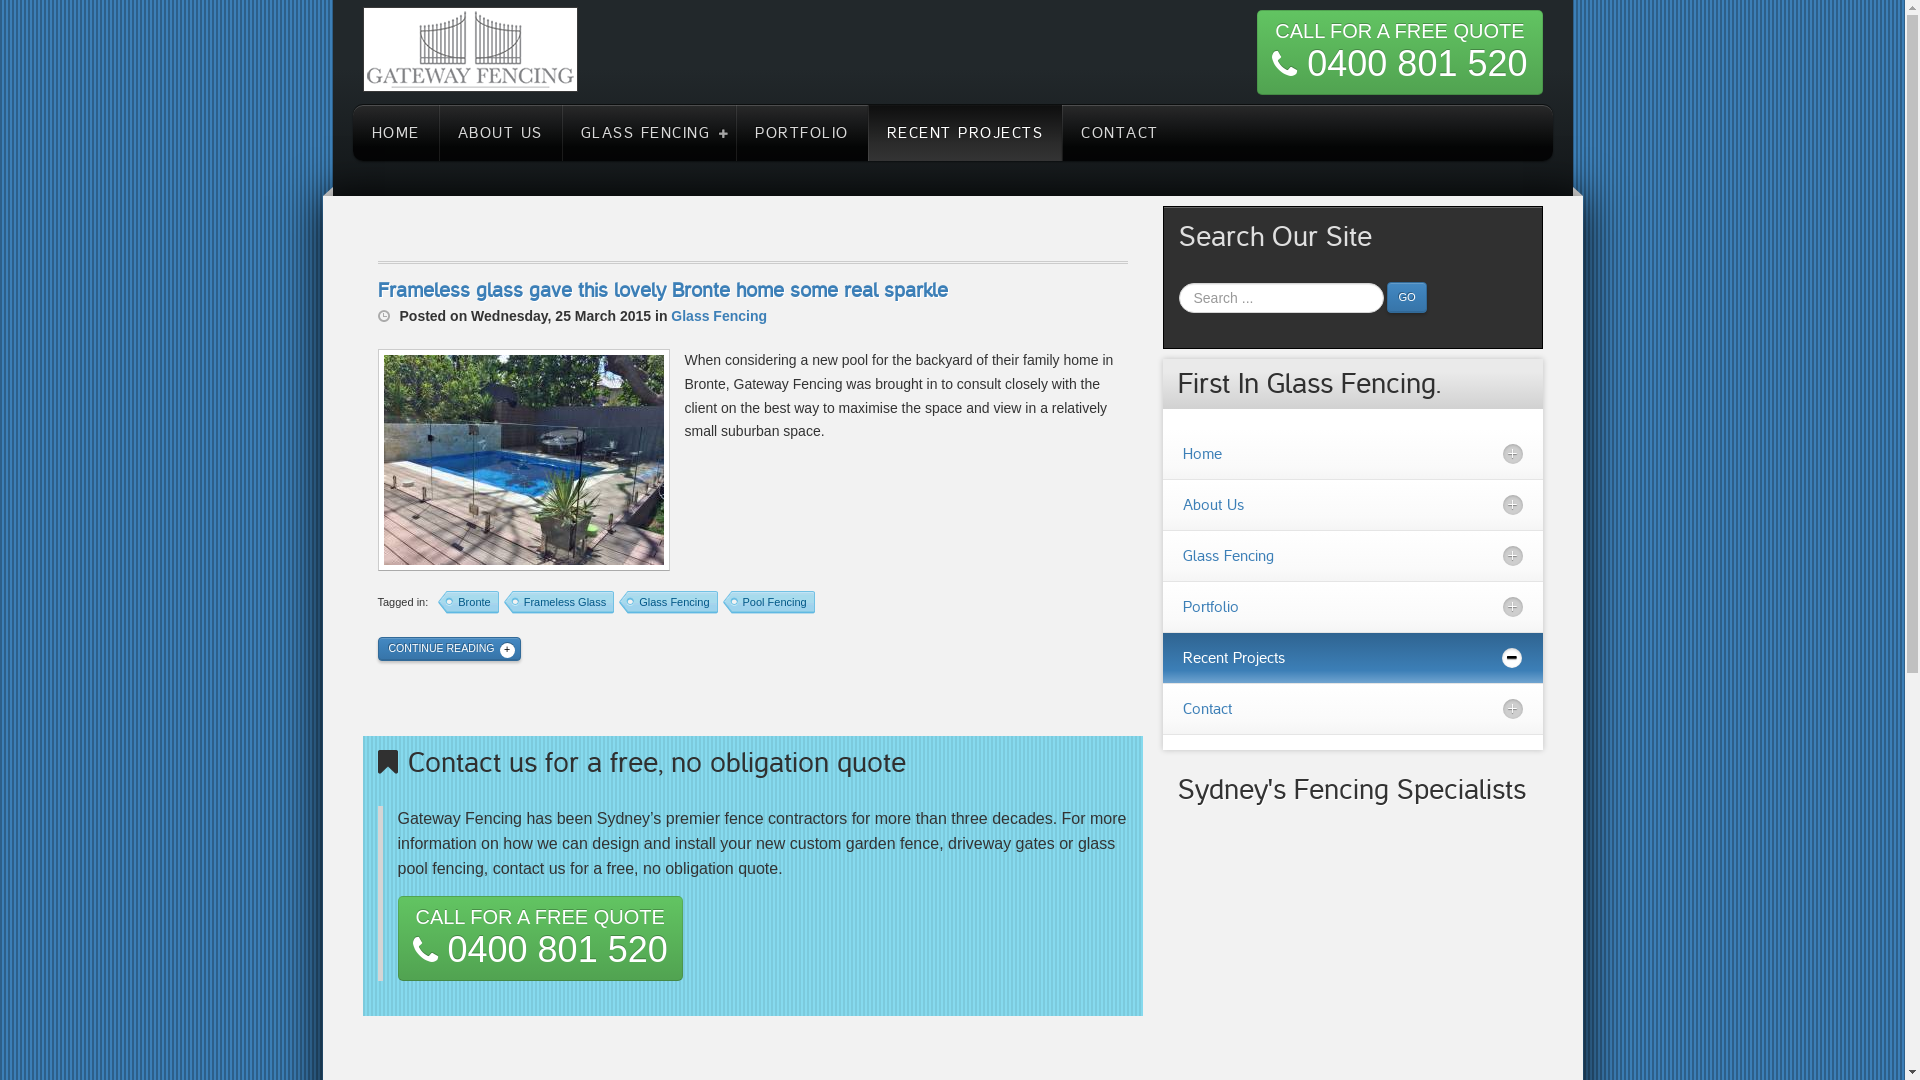  Describe the element at coordinates (1352, 454) in the screenshot. I see `'Home'` at that location.